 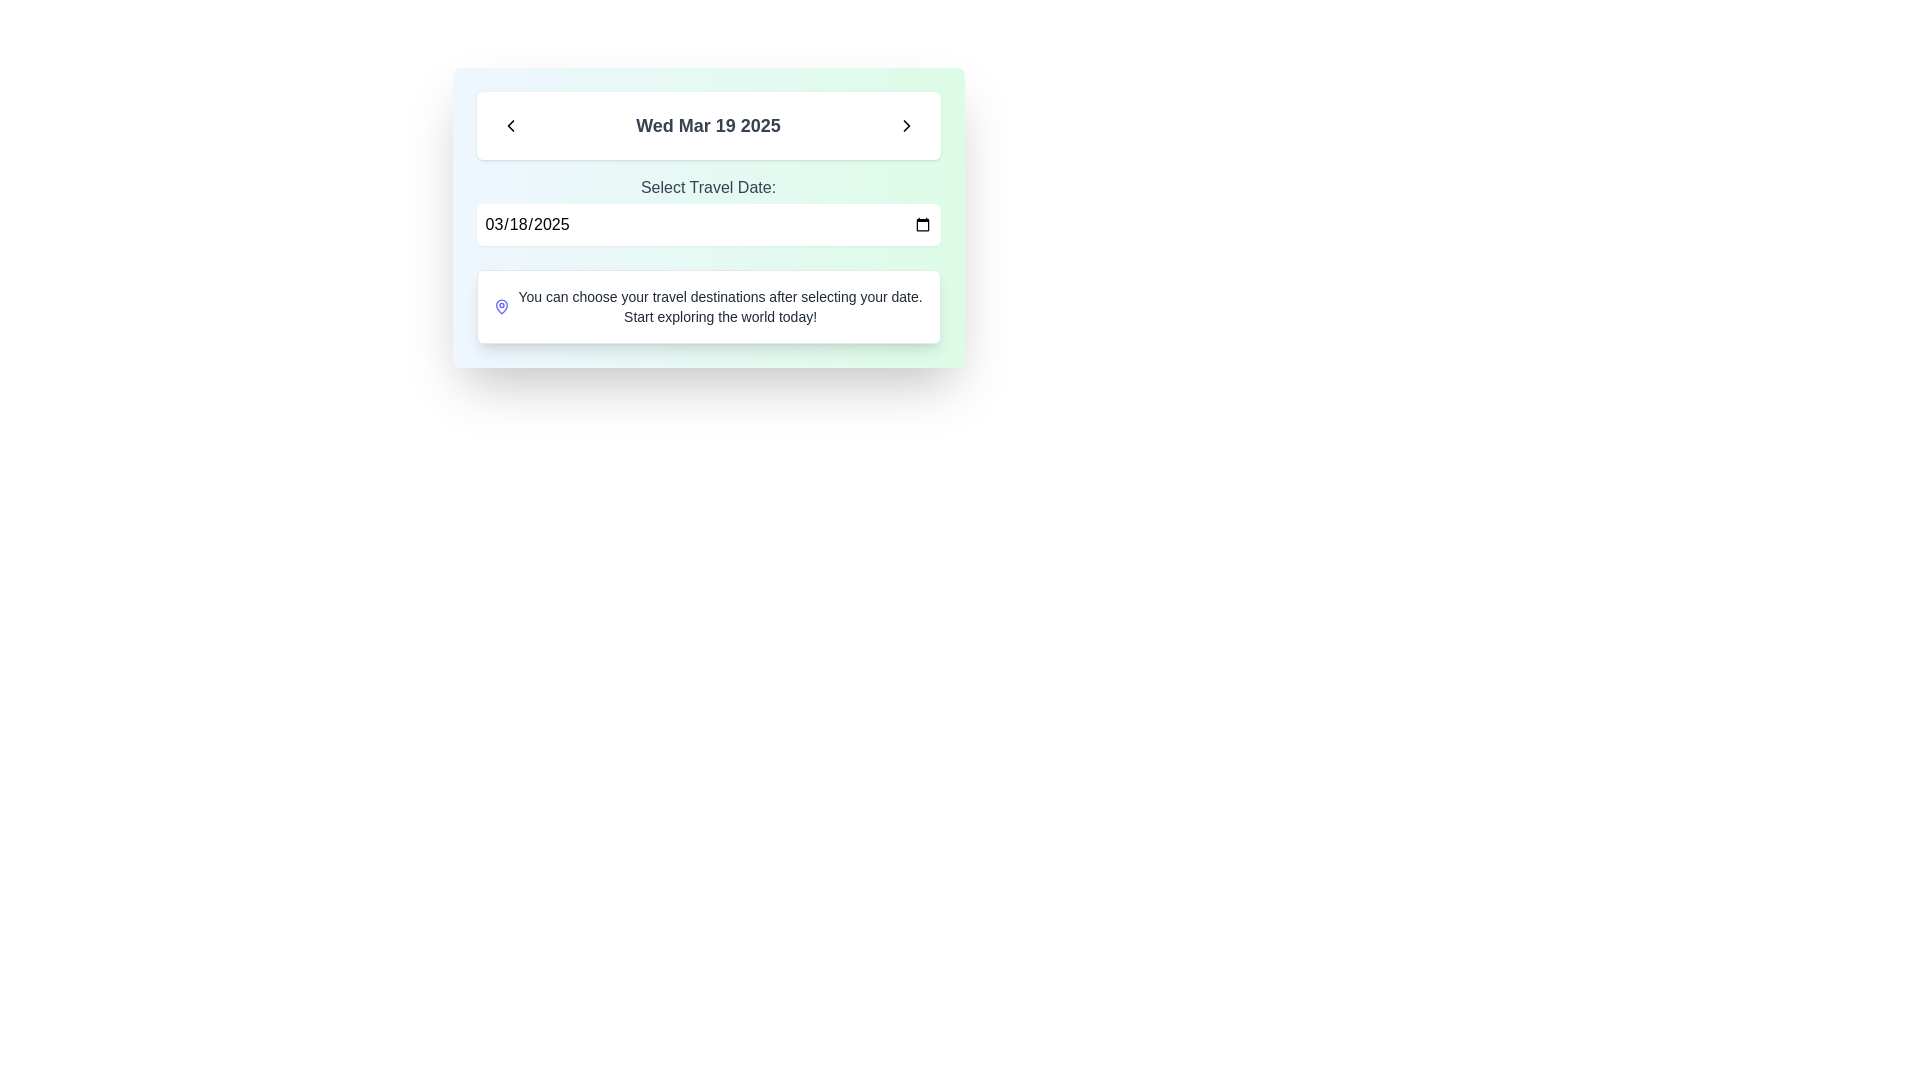 I want to click on the button with an outline style and a left-pointing chevron icon, located to the left of the date text 'Wed Mar 19 2025', so click(x=510, y=126).